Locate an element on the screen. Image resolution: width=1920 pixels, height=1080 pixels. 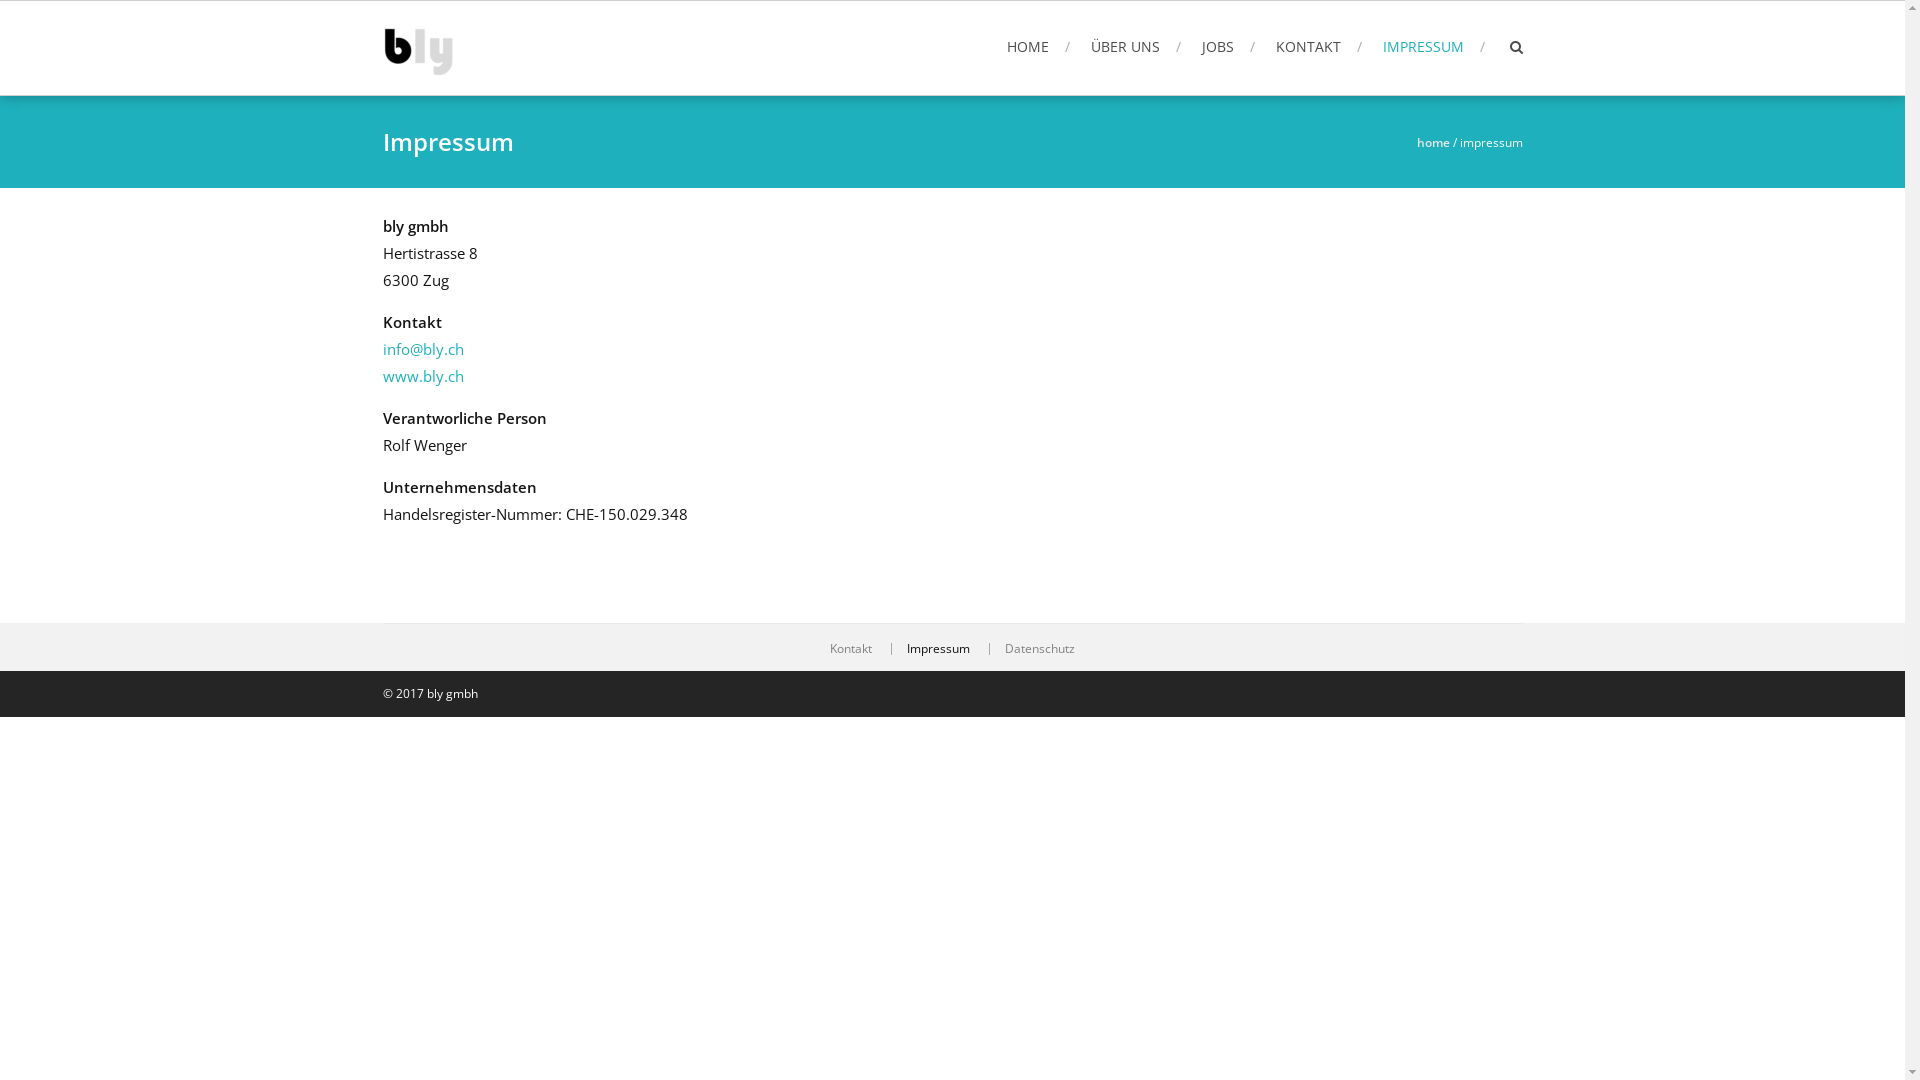
'Kontakt' is located at coordinates (850, 648).